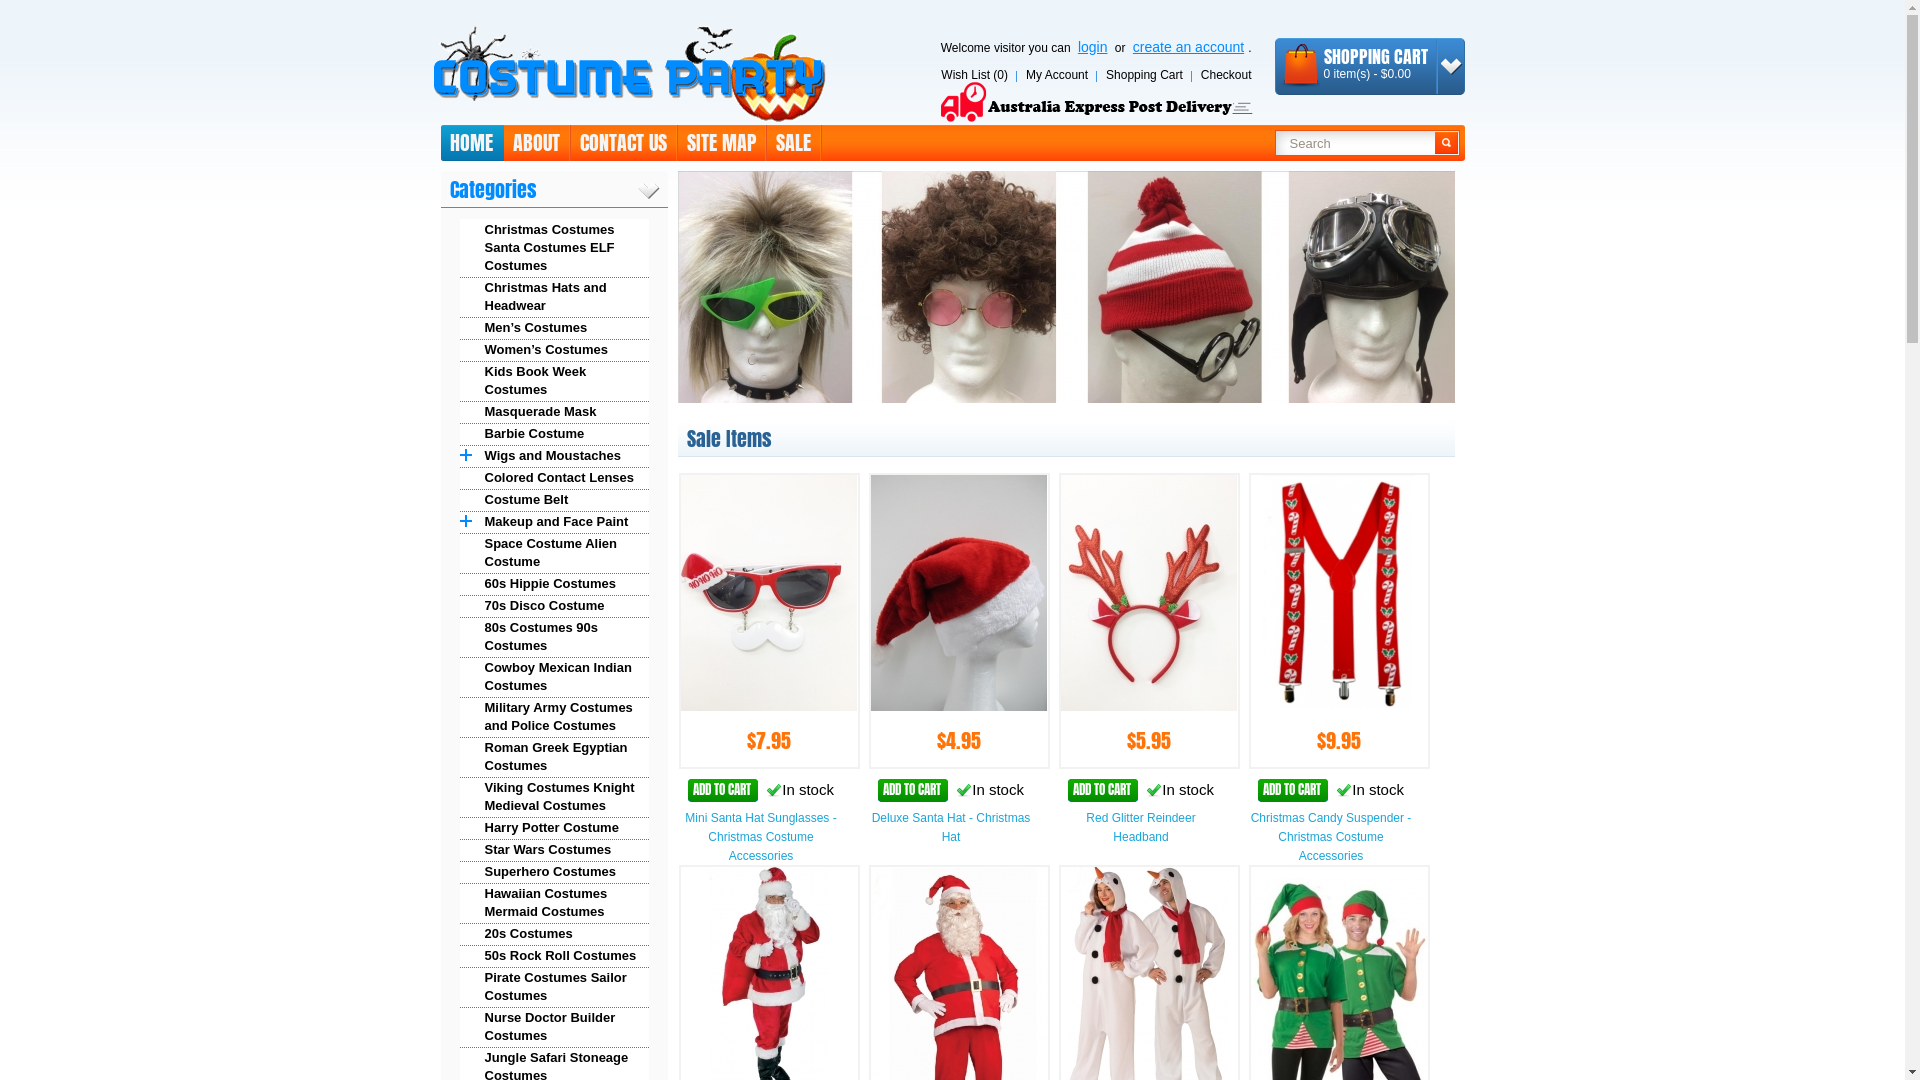  I want to click on 'Search', so click(1354, 141).